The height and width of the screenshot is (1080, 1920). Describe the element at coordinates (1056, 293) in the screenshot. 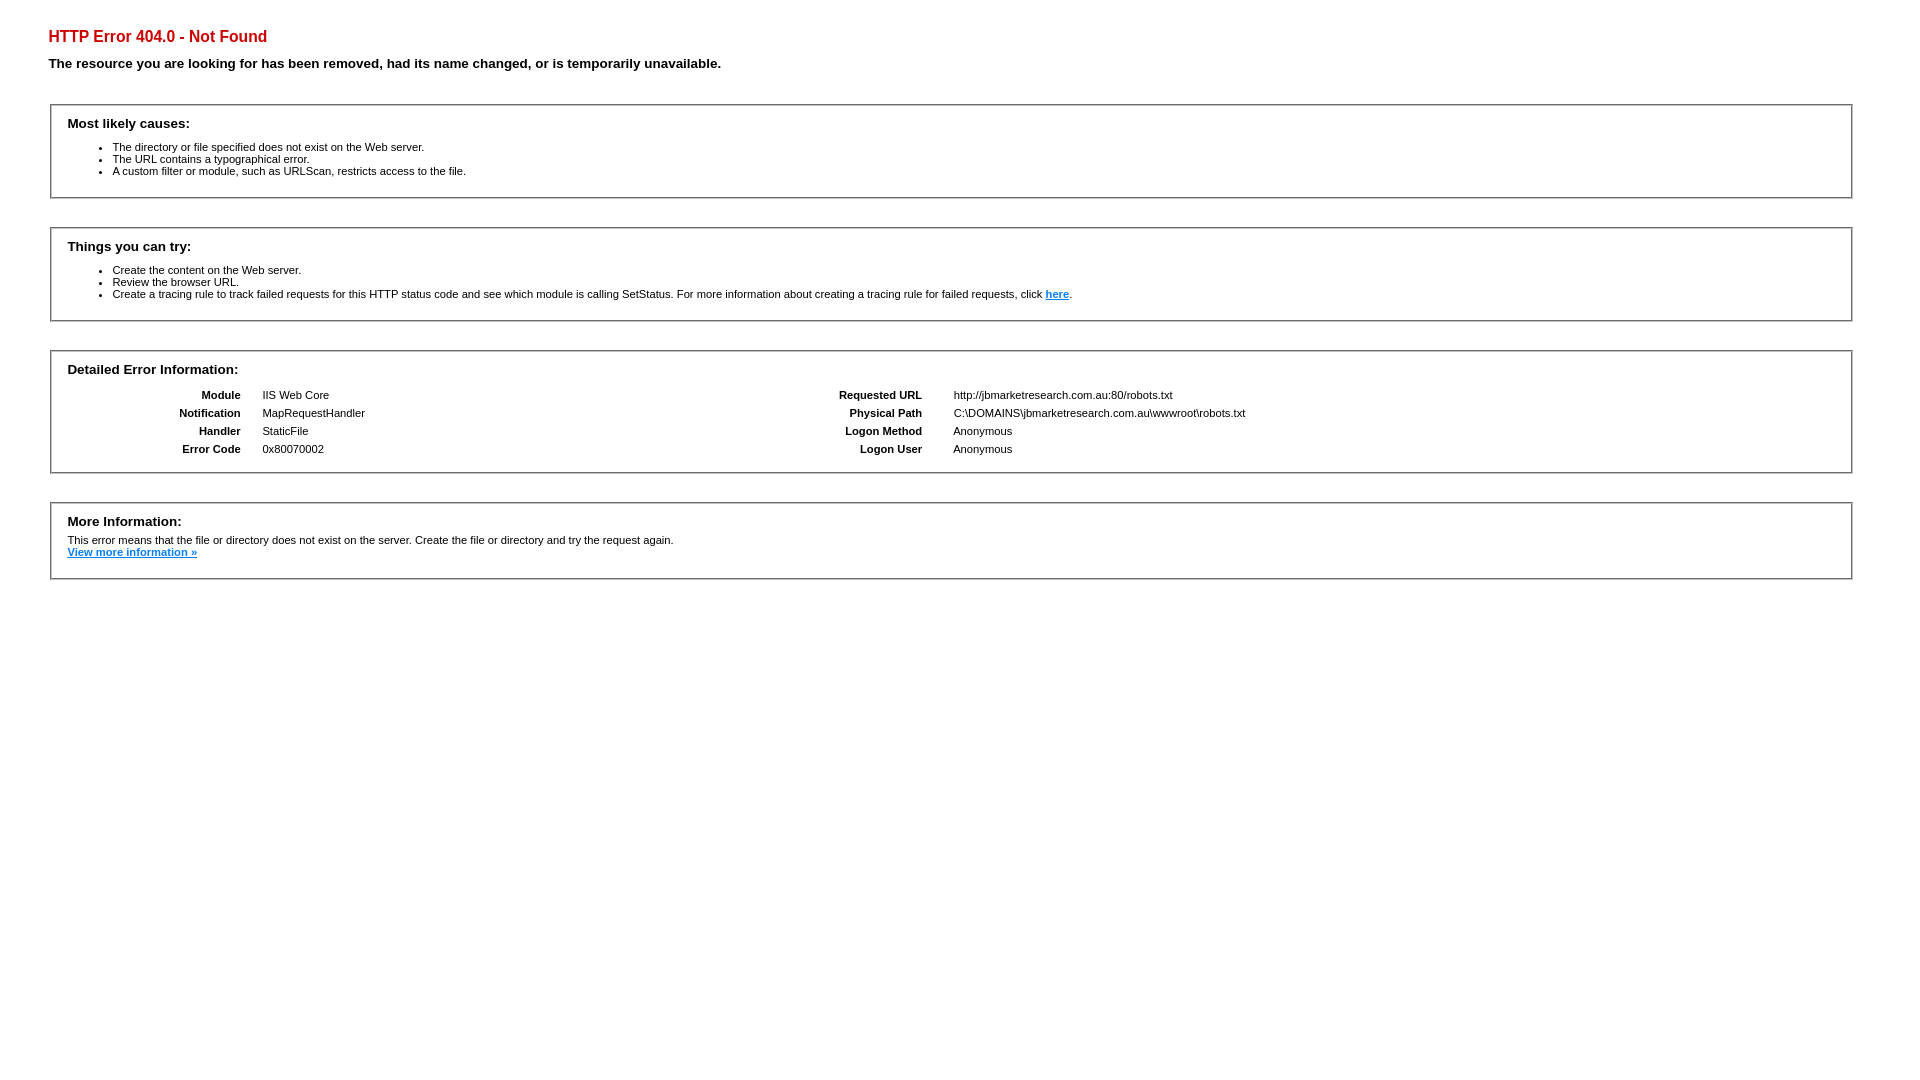

I see `'here'` at that location.